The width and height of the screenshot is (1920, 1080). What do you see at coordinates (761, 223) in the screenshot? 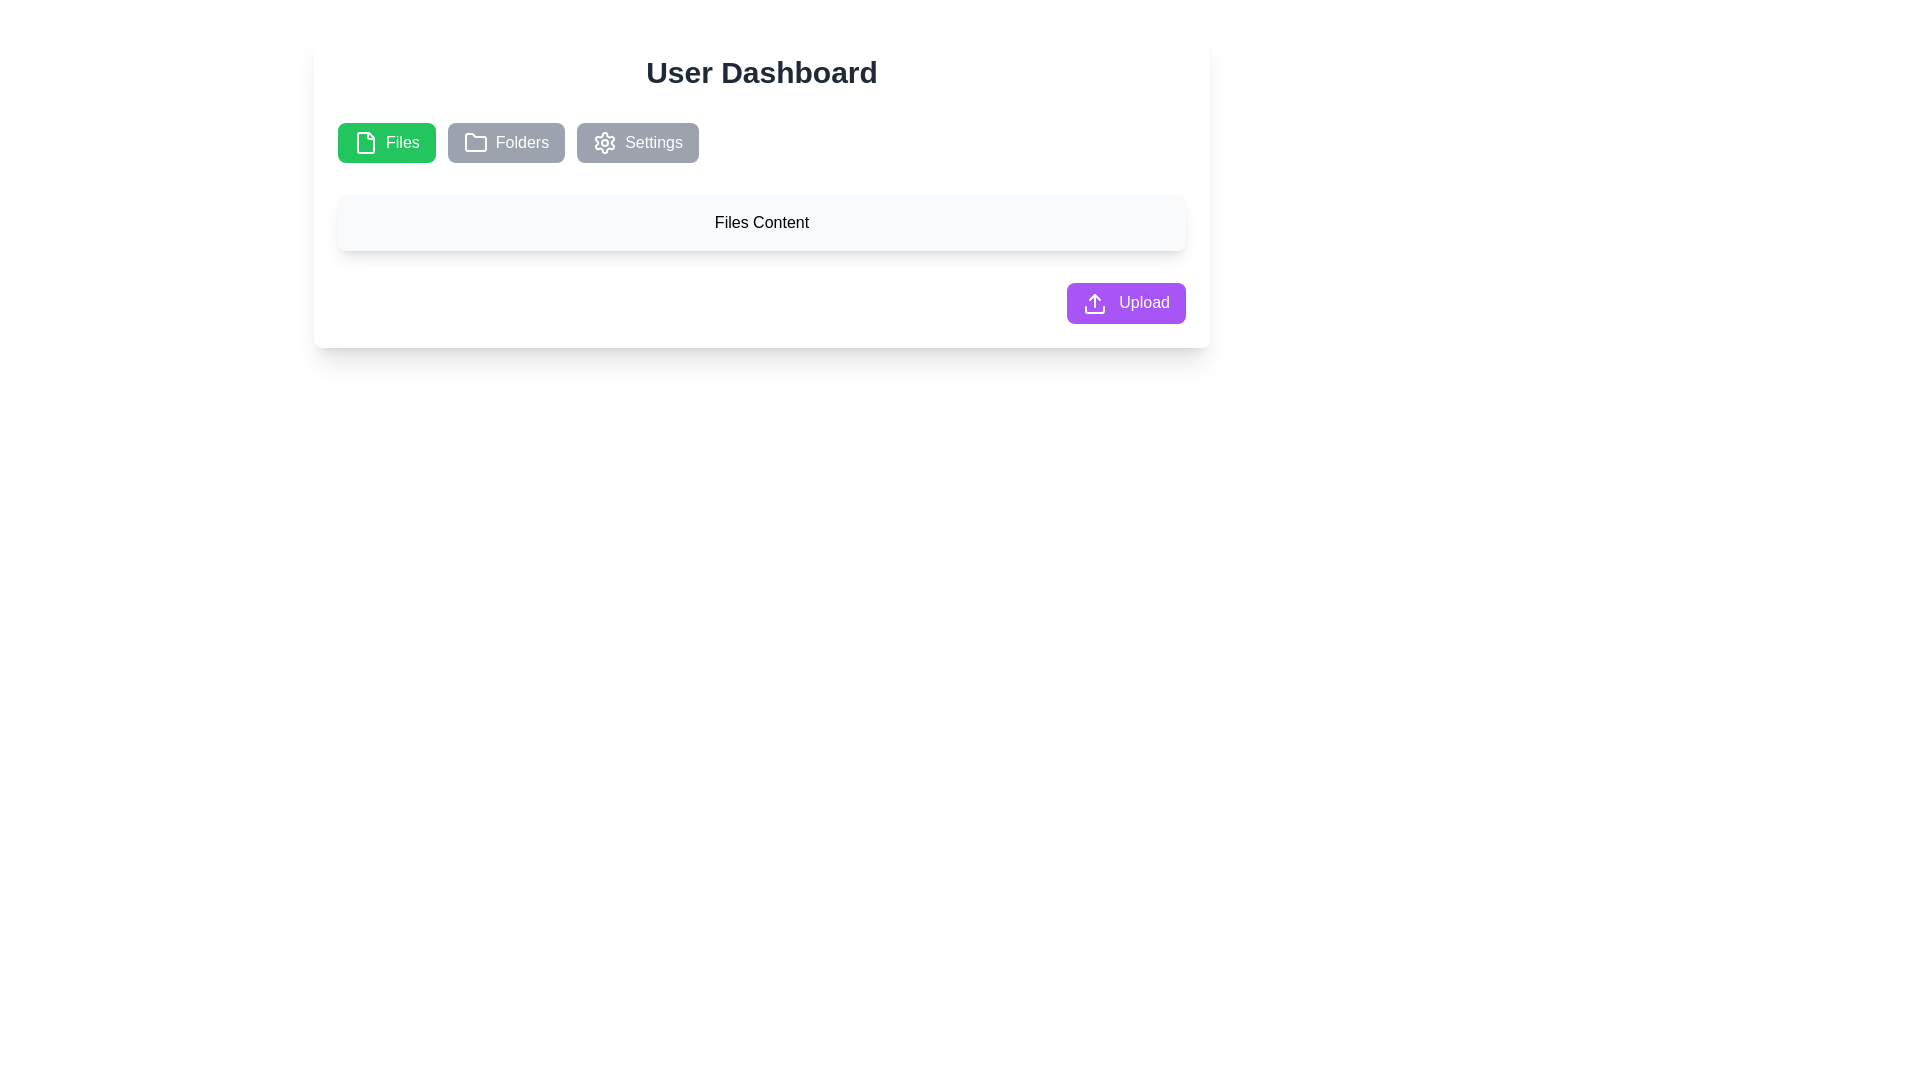
I see `the text label displaying 'Files Content' located in the main content area of the User Dashboard, which is below the toolbar` at bounding box center [761, 223].